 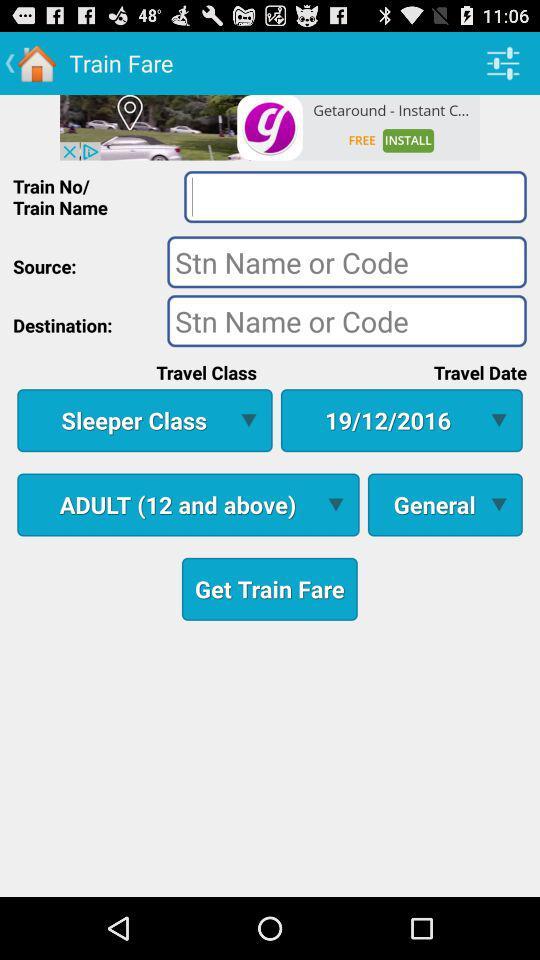 What do you see at coordinates (346, 320) in the screenshot?
I see `set destination` at bounding box center [346, 320].